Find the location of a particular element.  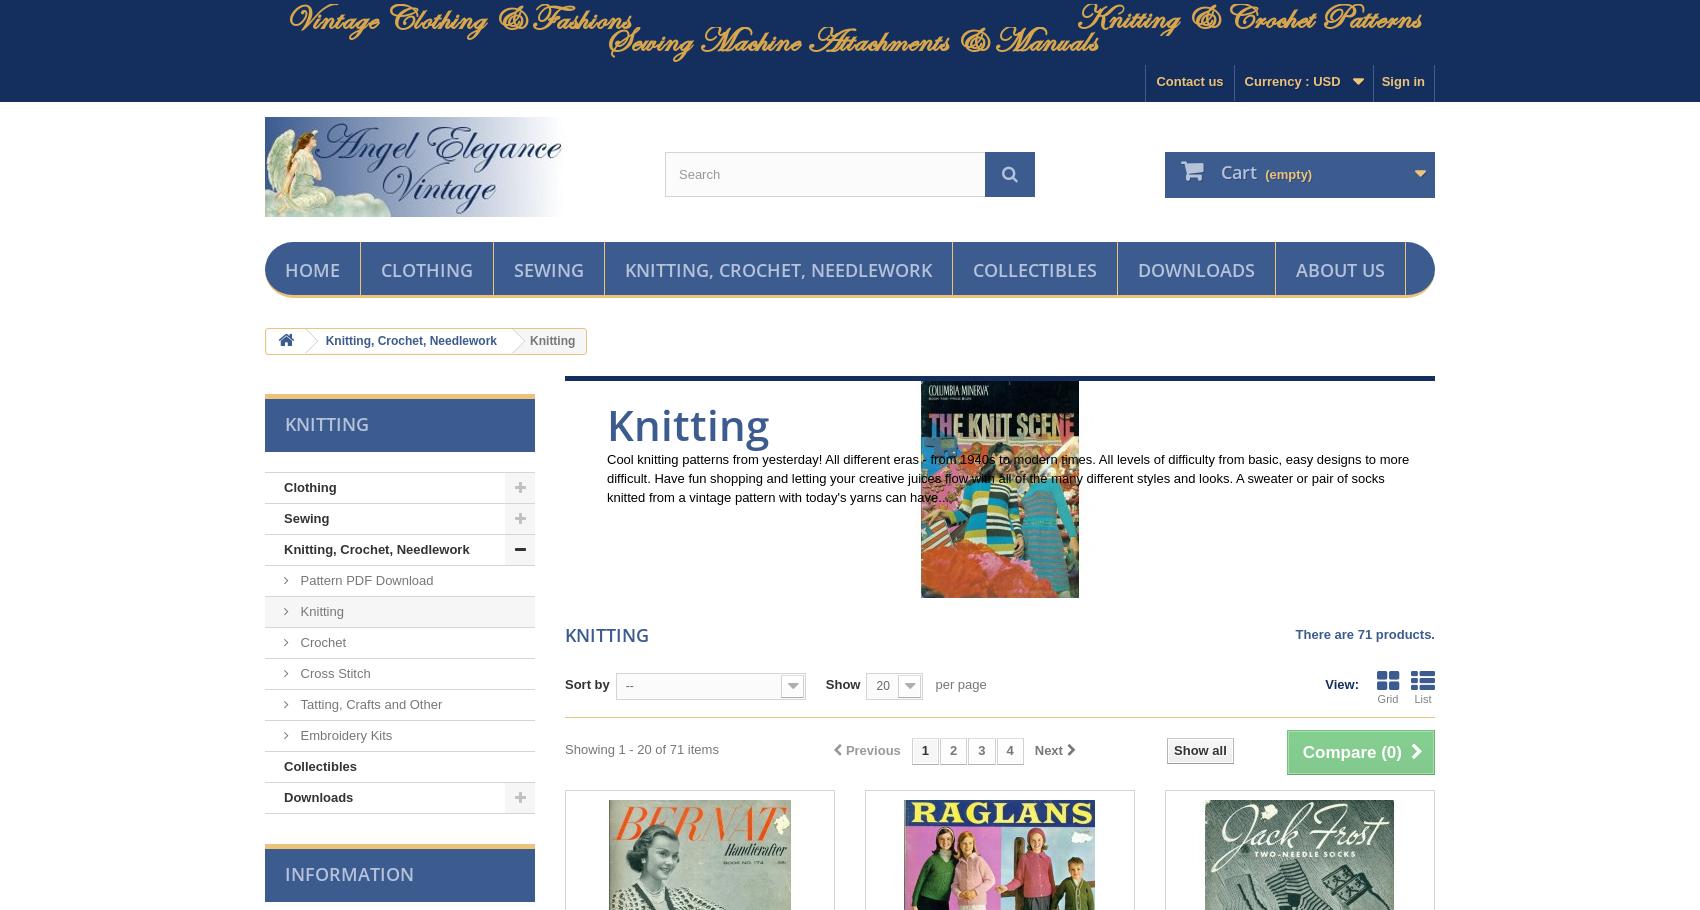

'Home' is located at coordinates (284, 268).